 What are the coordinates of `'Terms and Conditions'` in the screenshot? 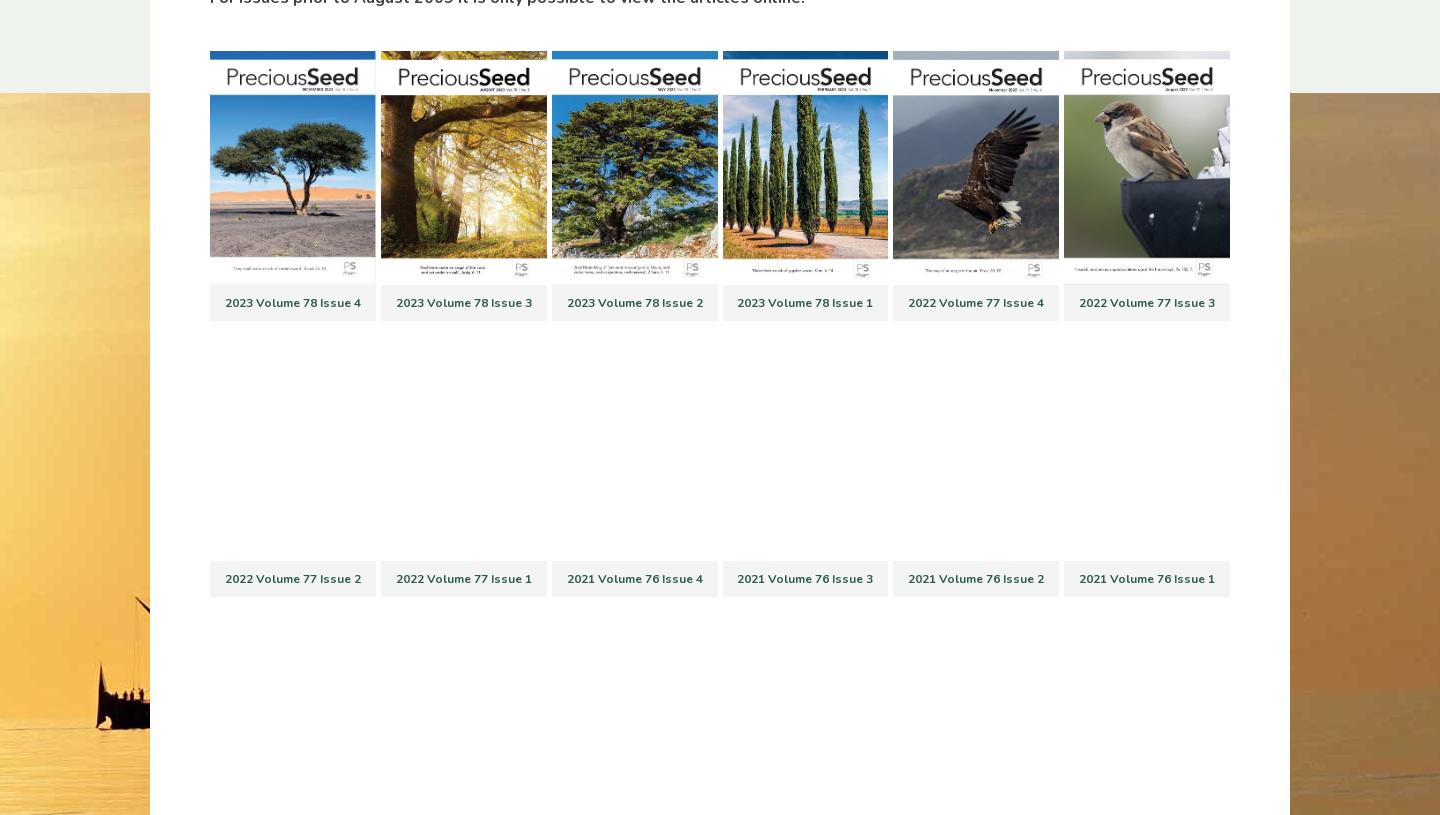 It's located at (496, 630).